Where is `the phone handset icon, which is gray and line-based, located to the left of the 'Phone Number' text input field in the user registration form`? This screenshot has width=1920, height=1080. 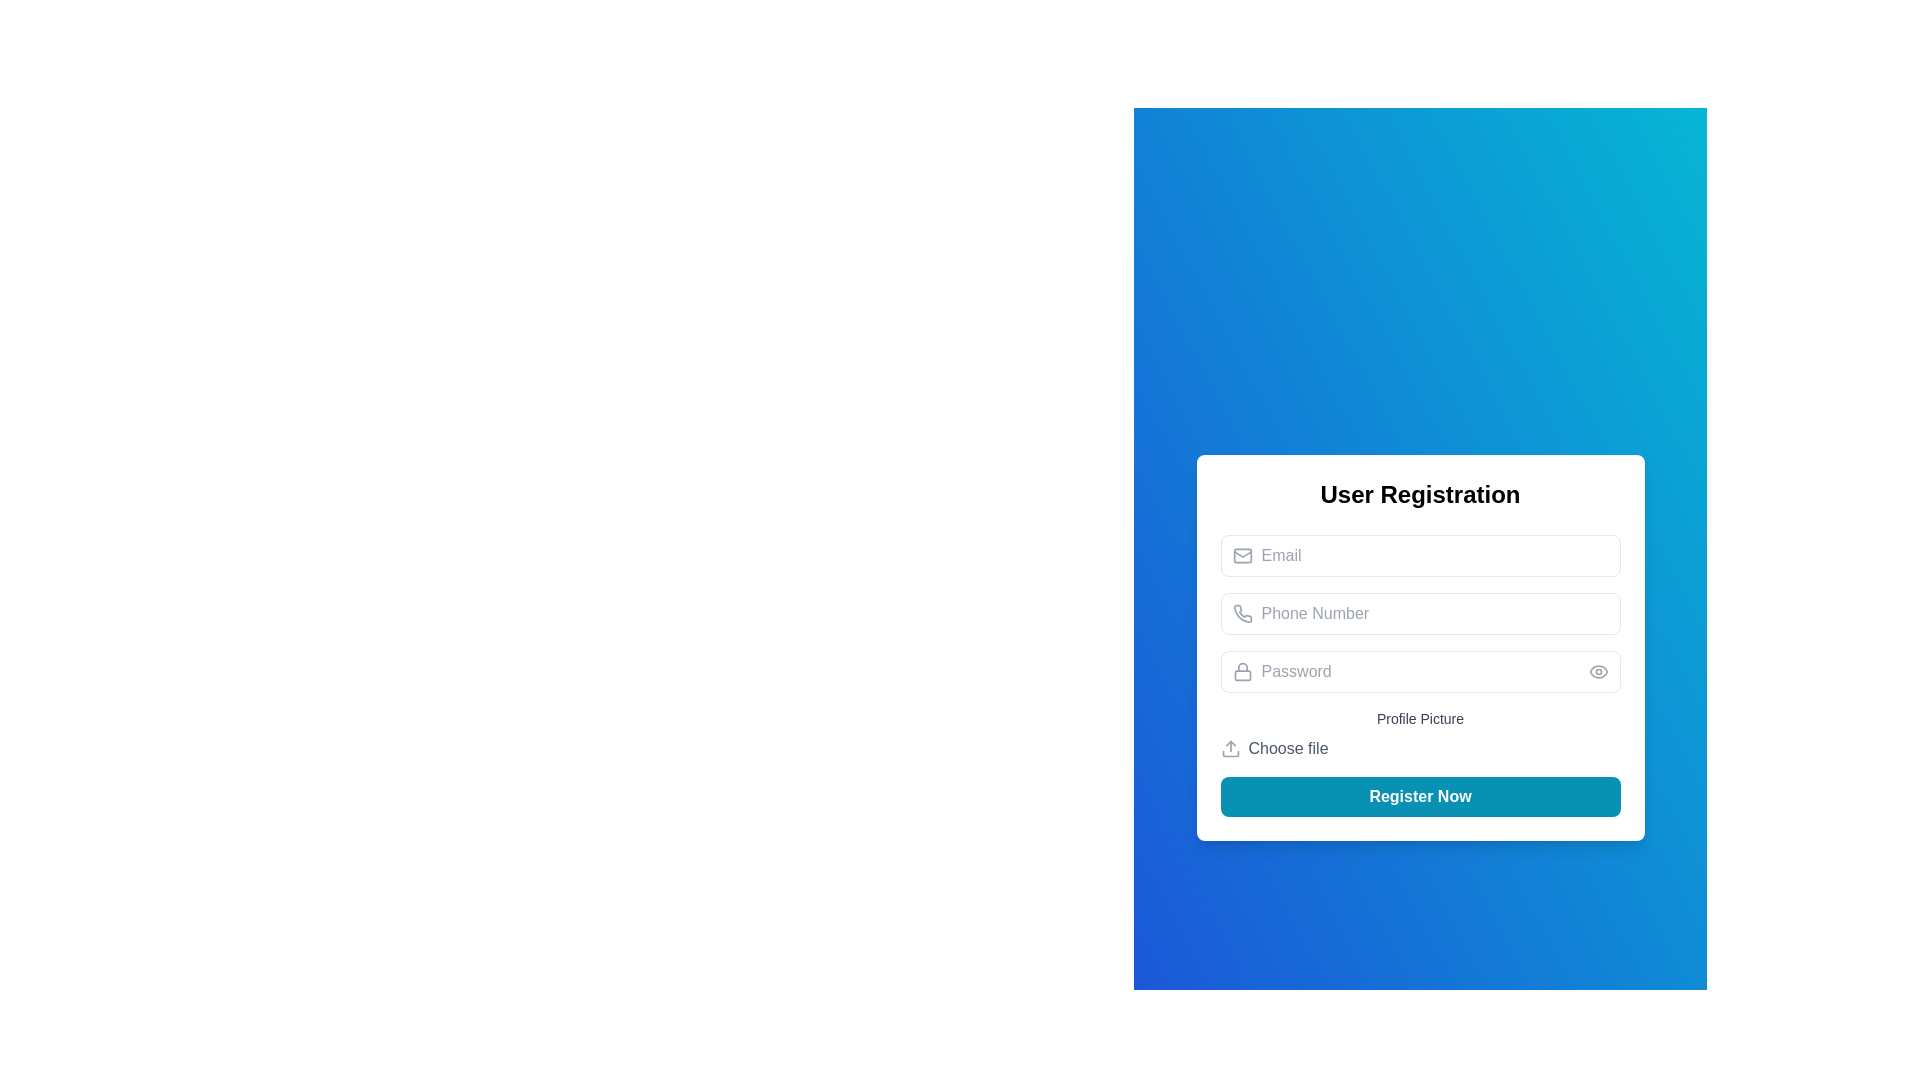
the phone handset icon, which is gray and line-based, located to the left of the 'Phone Number' text input field in the user registration form is located at coordinates (1241, 612).